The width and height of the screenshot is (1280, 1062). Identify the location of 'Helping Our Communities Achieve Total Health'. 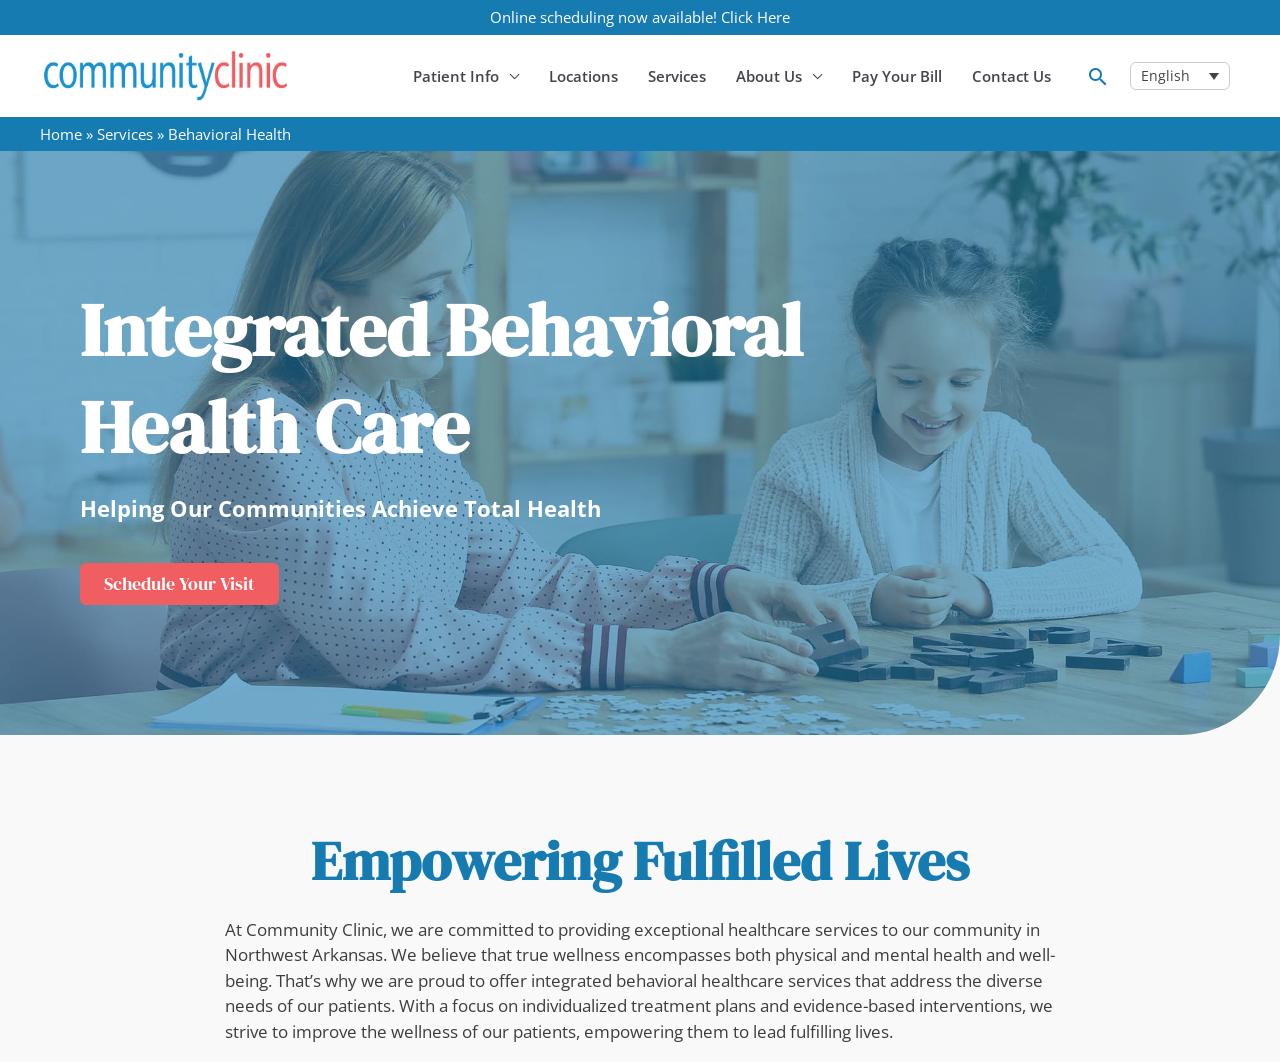
(80, 505).